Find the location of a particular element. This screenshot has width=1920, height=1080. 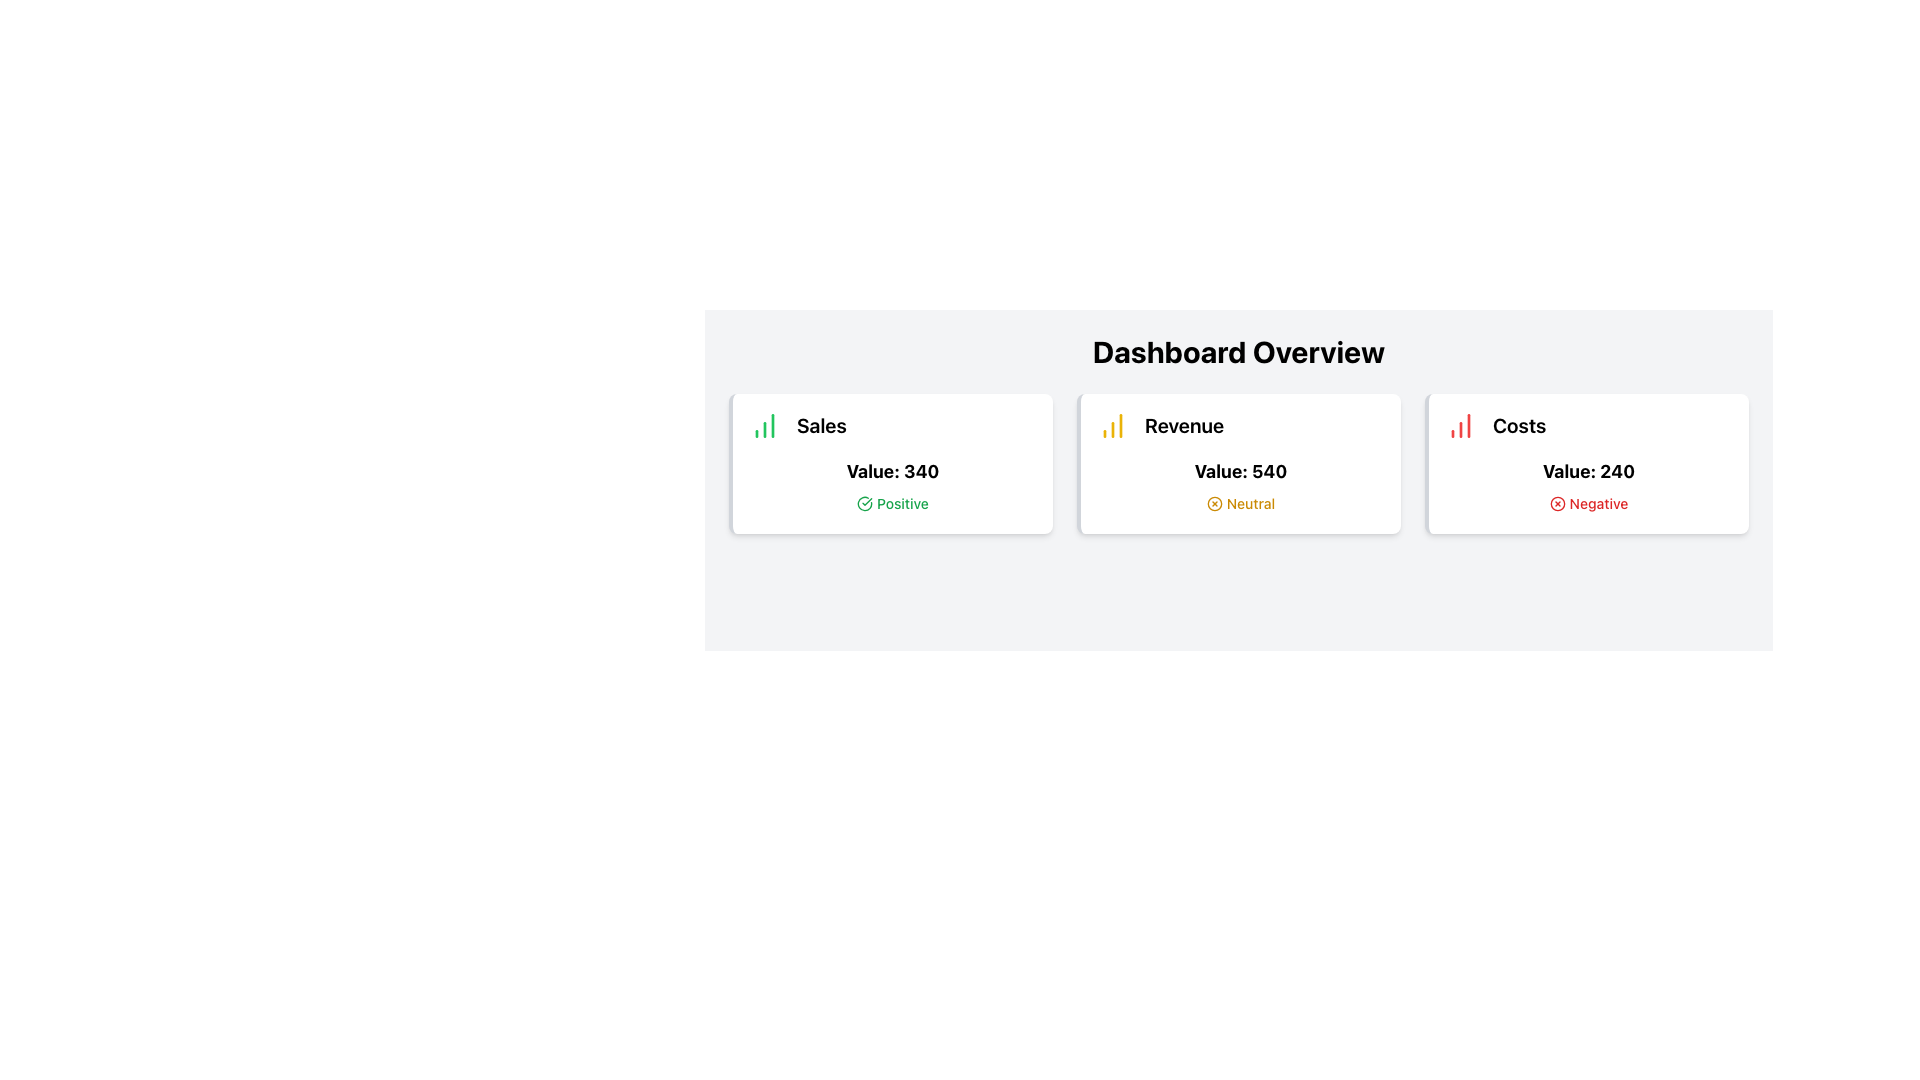

the informational text label displaying revenue metrics located in the 'Revenue' card, positioned below the title 'Revenue' and above the label 'Neutral' is located at coordinates (1240, 471).